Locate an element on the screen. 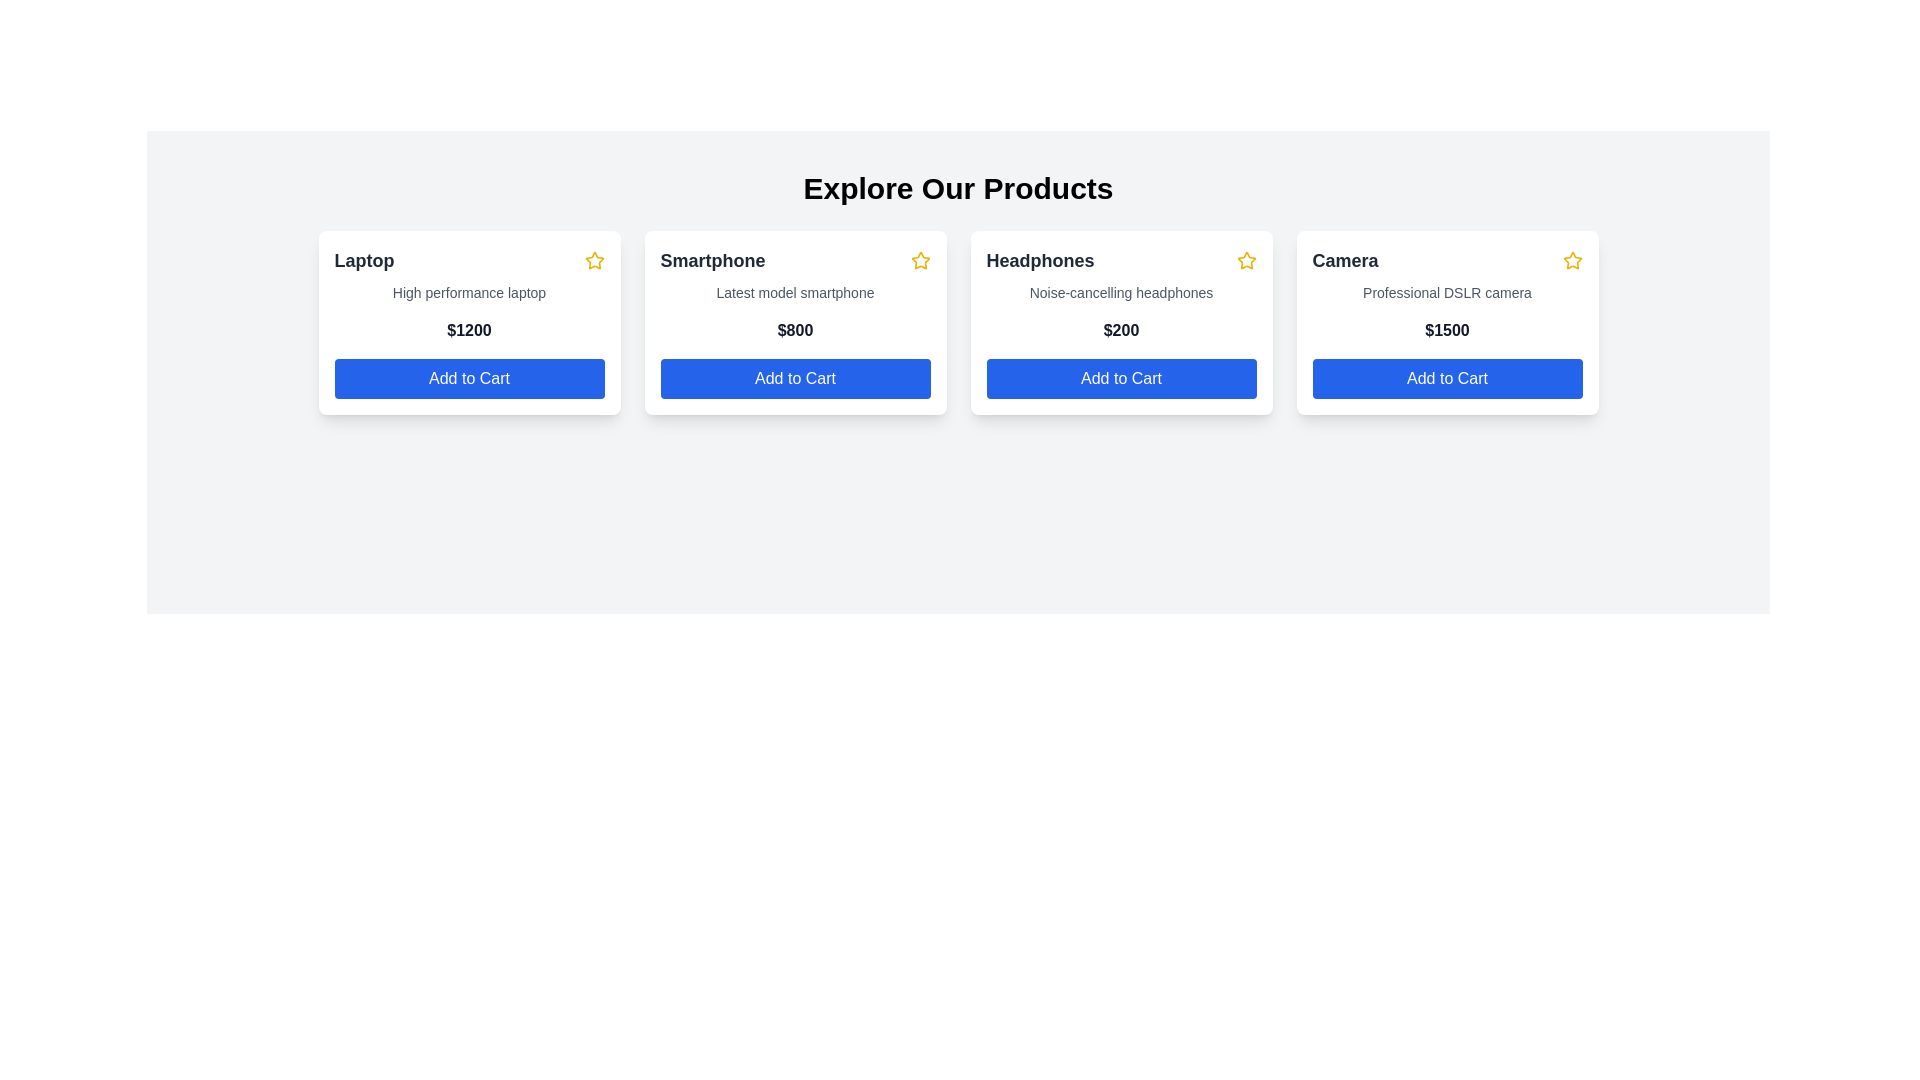 This screenshot has width=1920, height=1080. the text label displaying 'High performance laptop' which is located in the middle portion of the 'Laptop' card, situated beneath the title 'Laptop' and above the price '$1200' is located at coordinates (468, 293).